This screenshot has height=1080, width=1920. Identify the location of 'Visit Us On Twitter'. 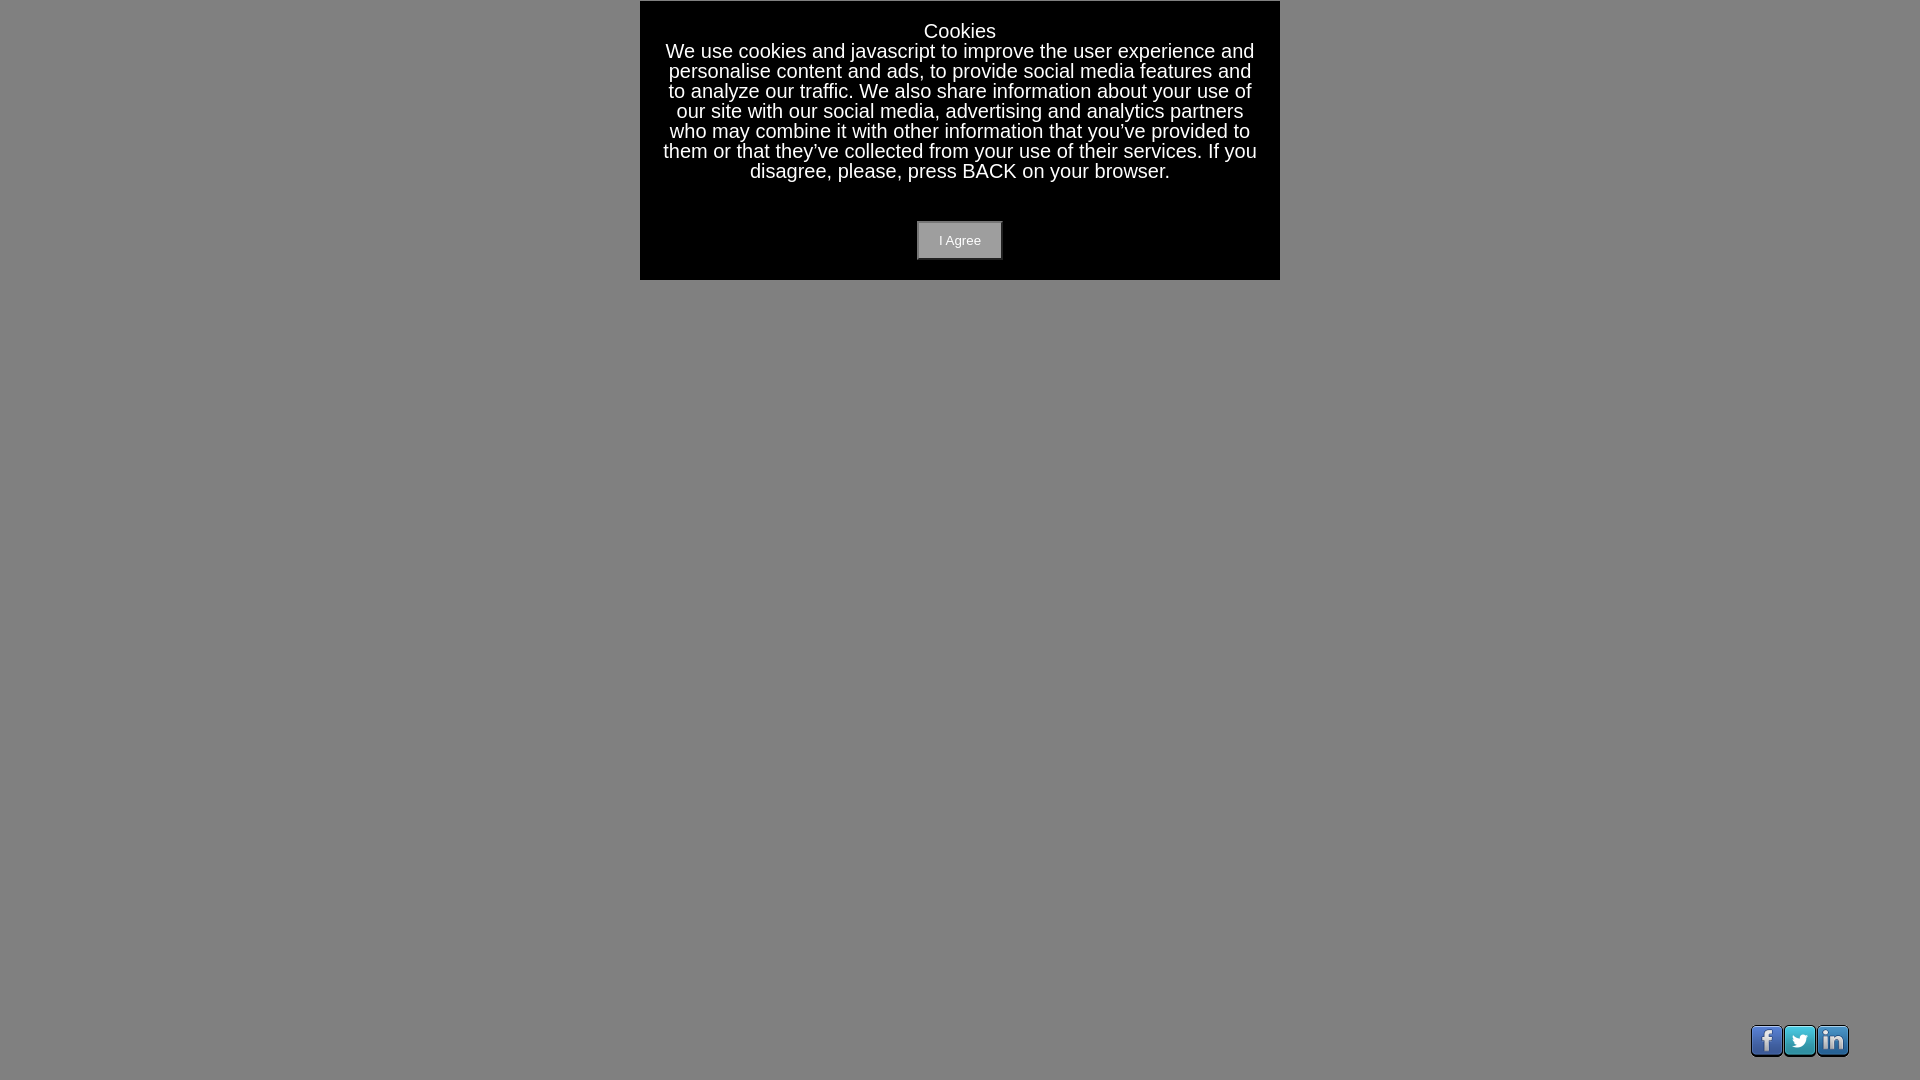
(1799, 1050).